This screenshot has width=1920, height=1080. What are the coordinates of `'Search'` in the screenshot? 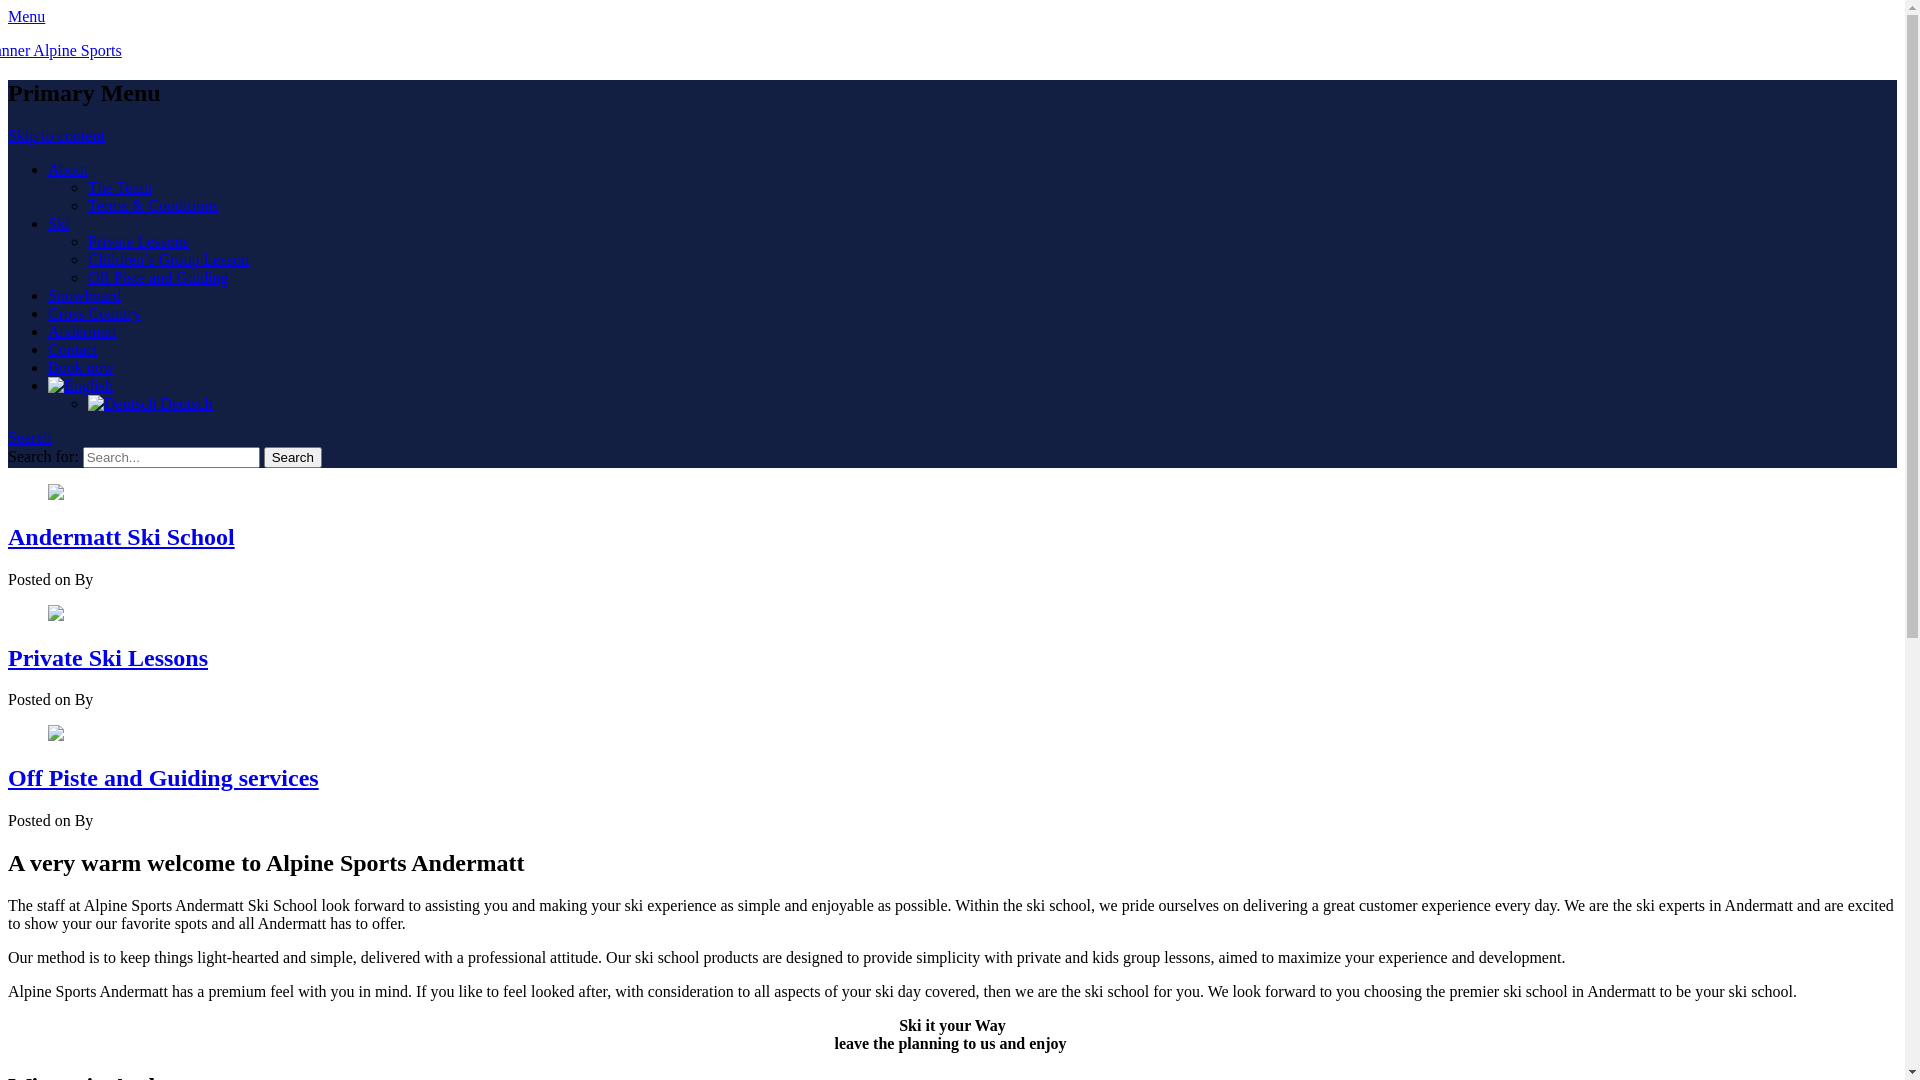 It's located at (8, 436).